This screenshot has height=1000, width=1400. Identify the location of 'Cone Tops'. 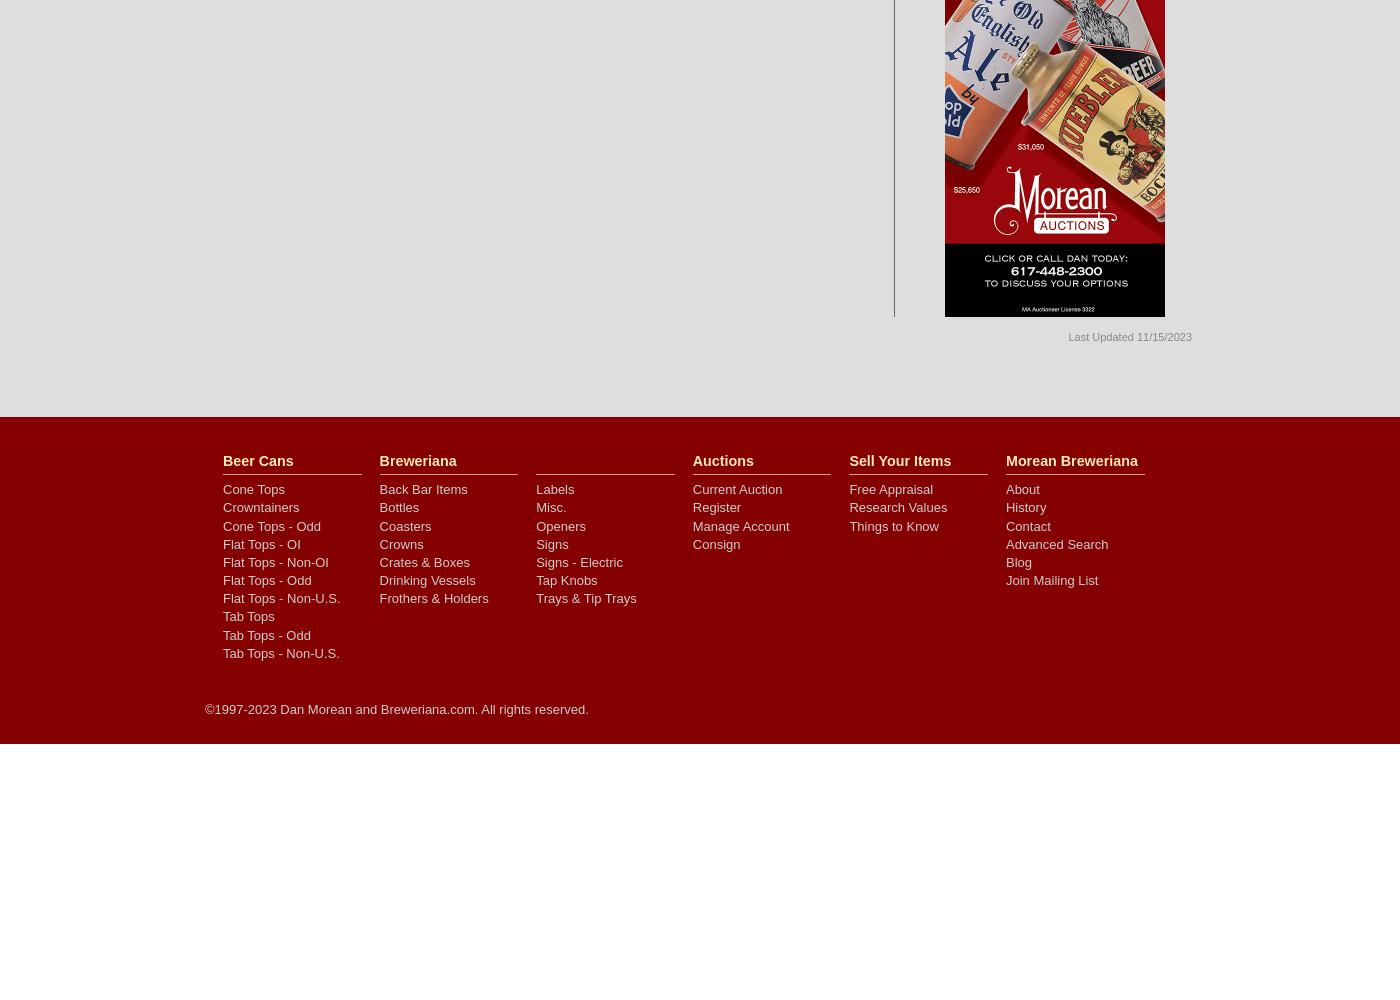
(223, 488).